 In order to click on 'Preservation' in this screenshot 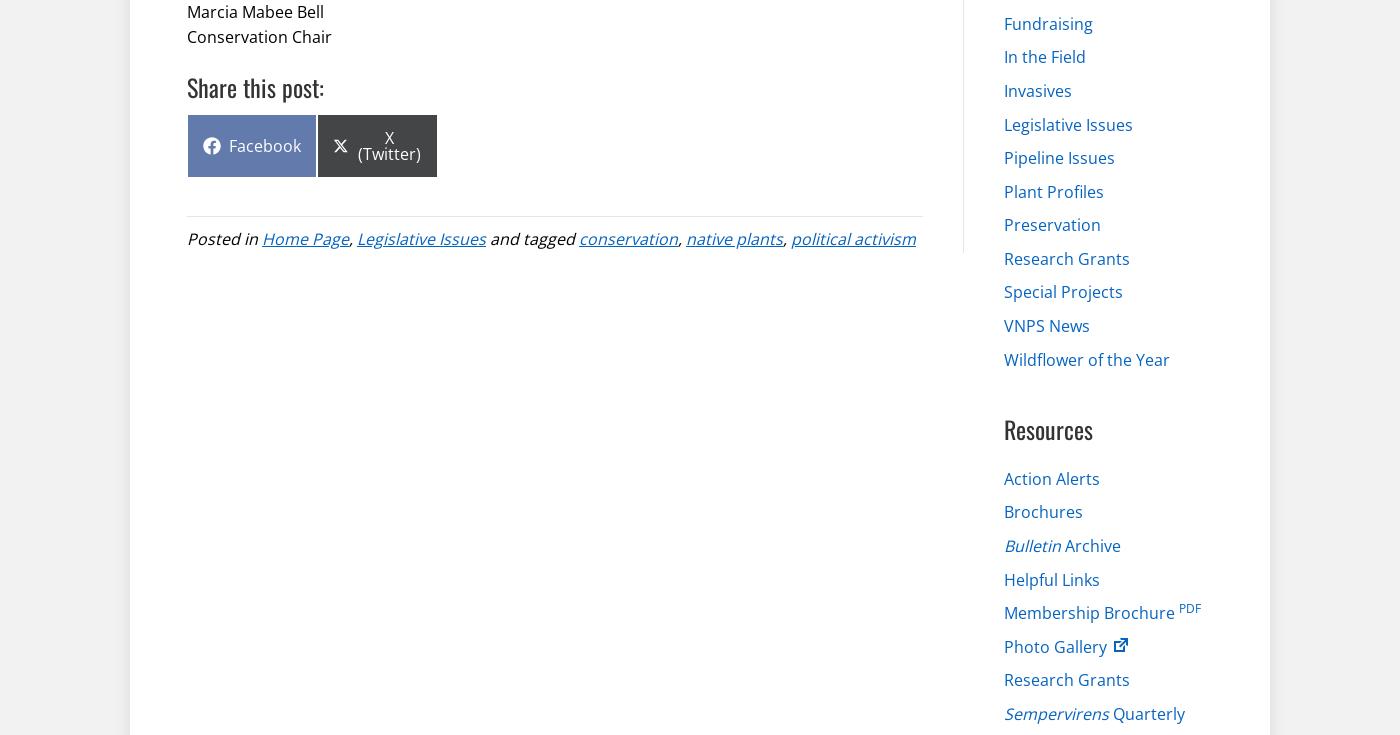, I will do `click(1052, 223)`.